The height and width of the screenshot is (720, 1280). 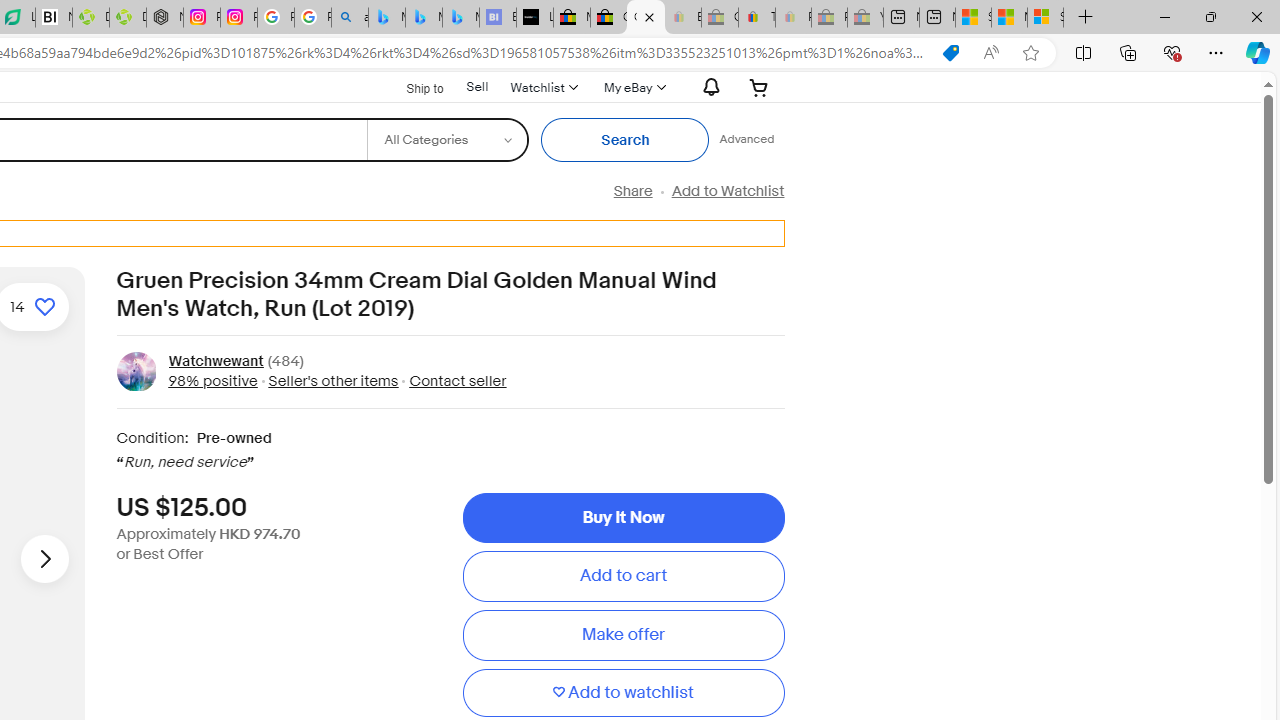 What do you see at coordinates (215, 361) in the screenshot?
I see `'Watchwewant'` at bounding box center [215, 361].